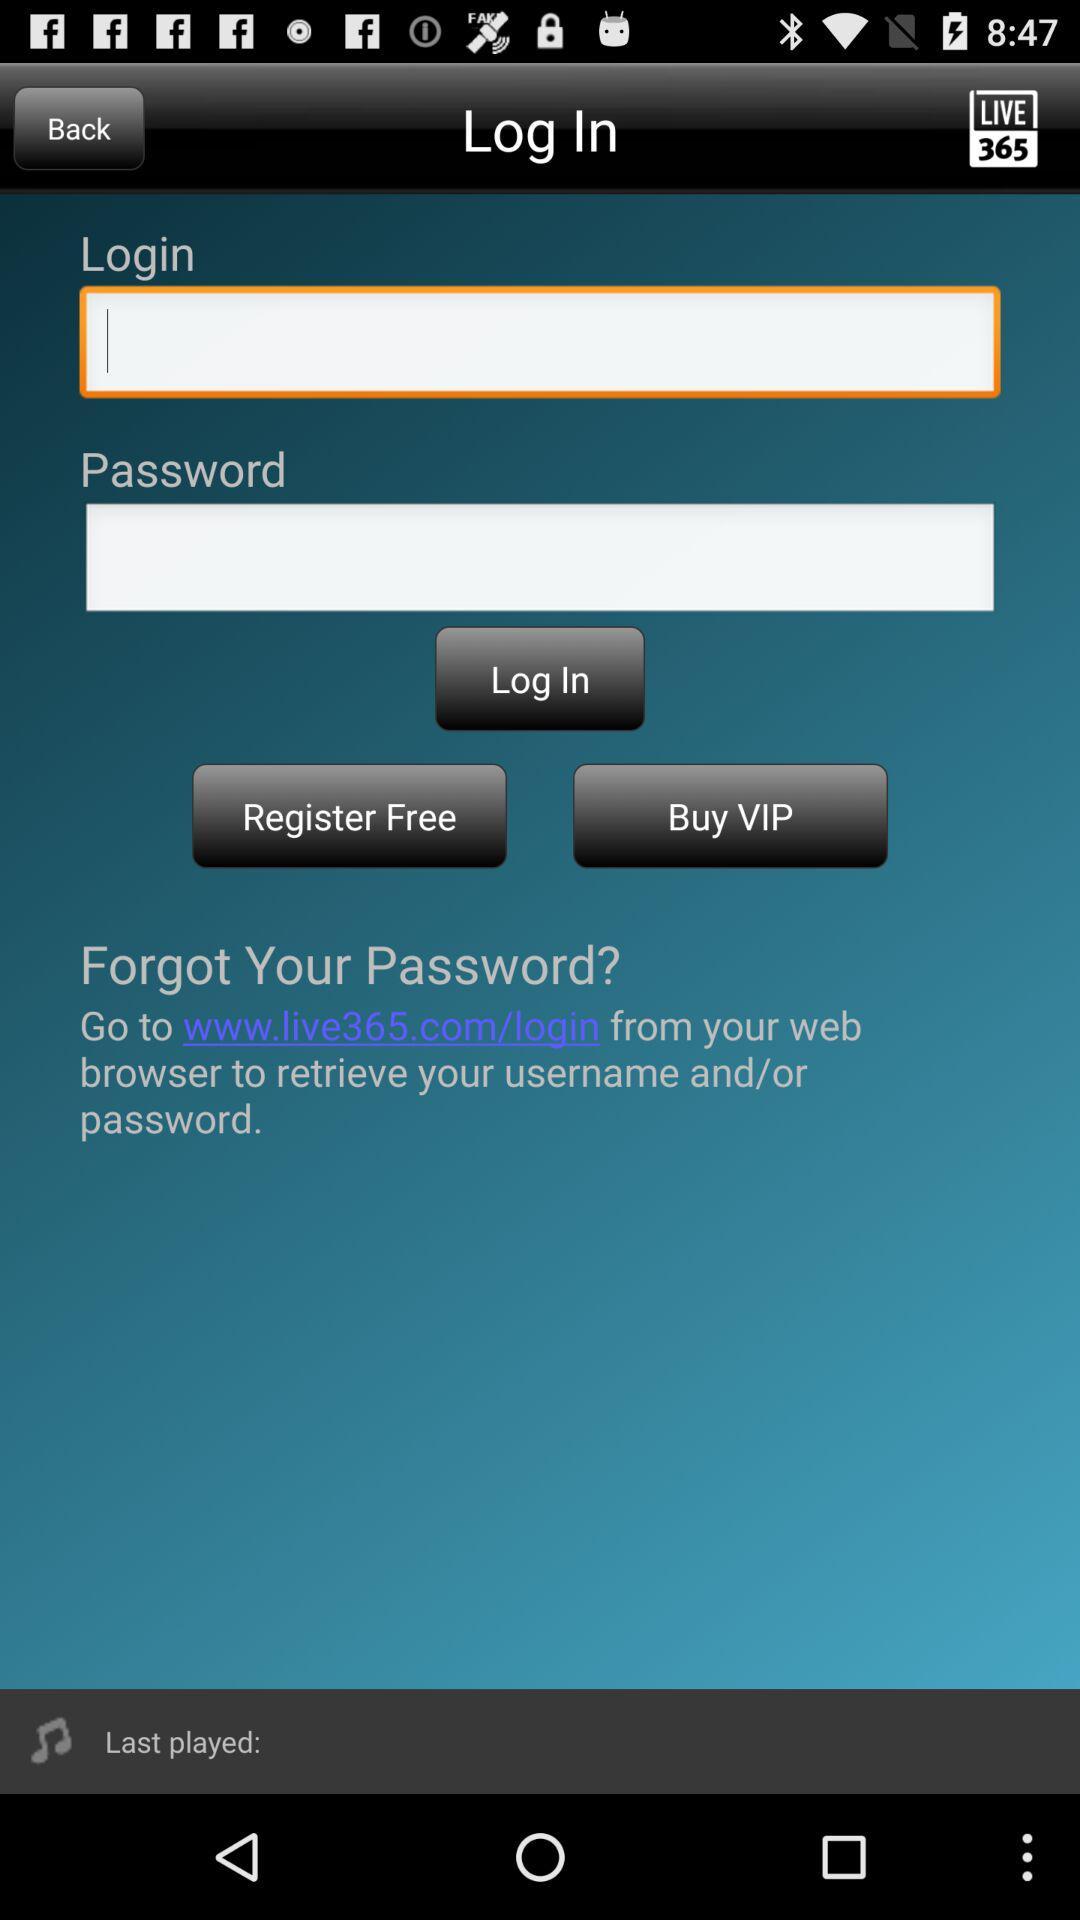  I want to click on icon to the right of register free item, so click(730, 816).